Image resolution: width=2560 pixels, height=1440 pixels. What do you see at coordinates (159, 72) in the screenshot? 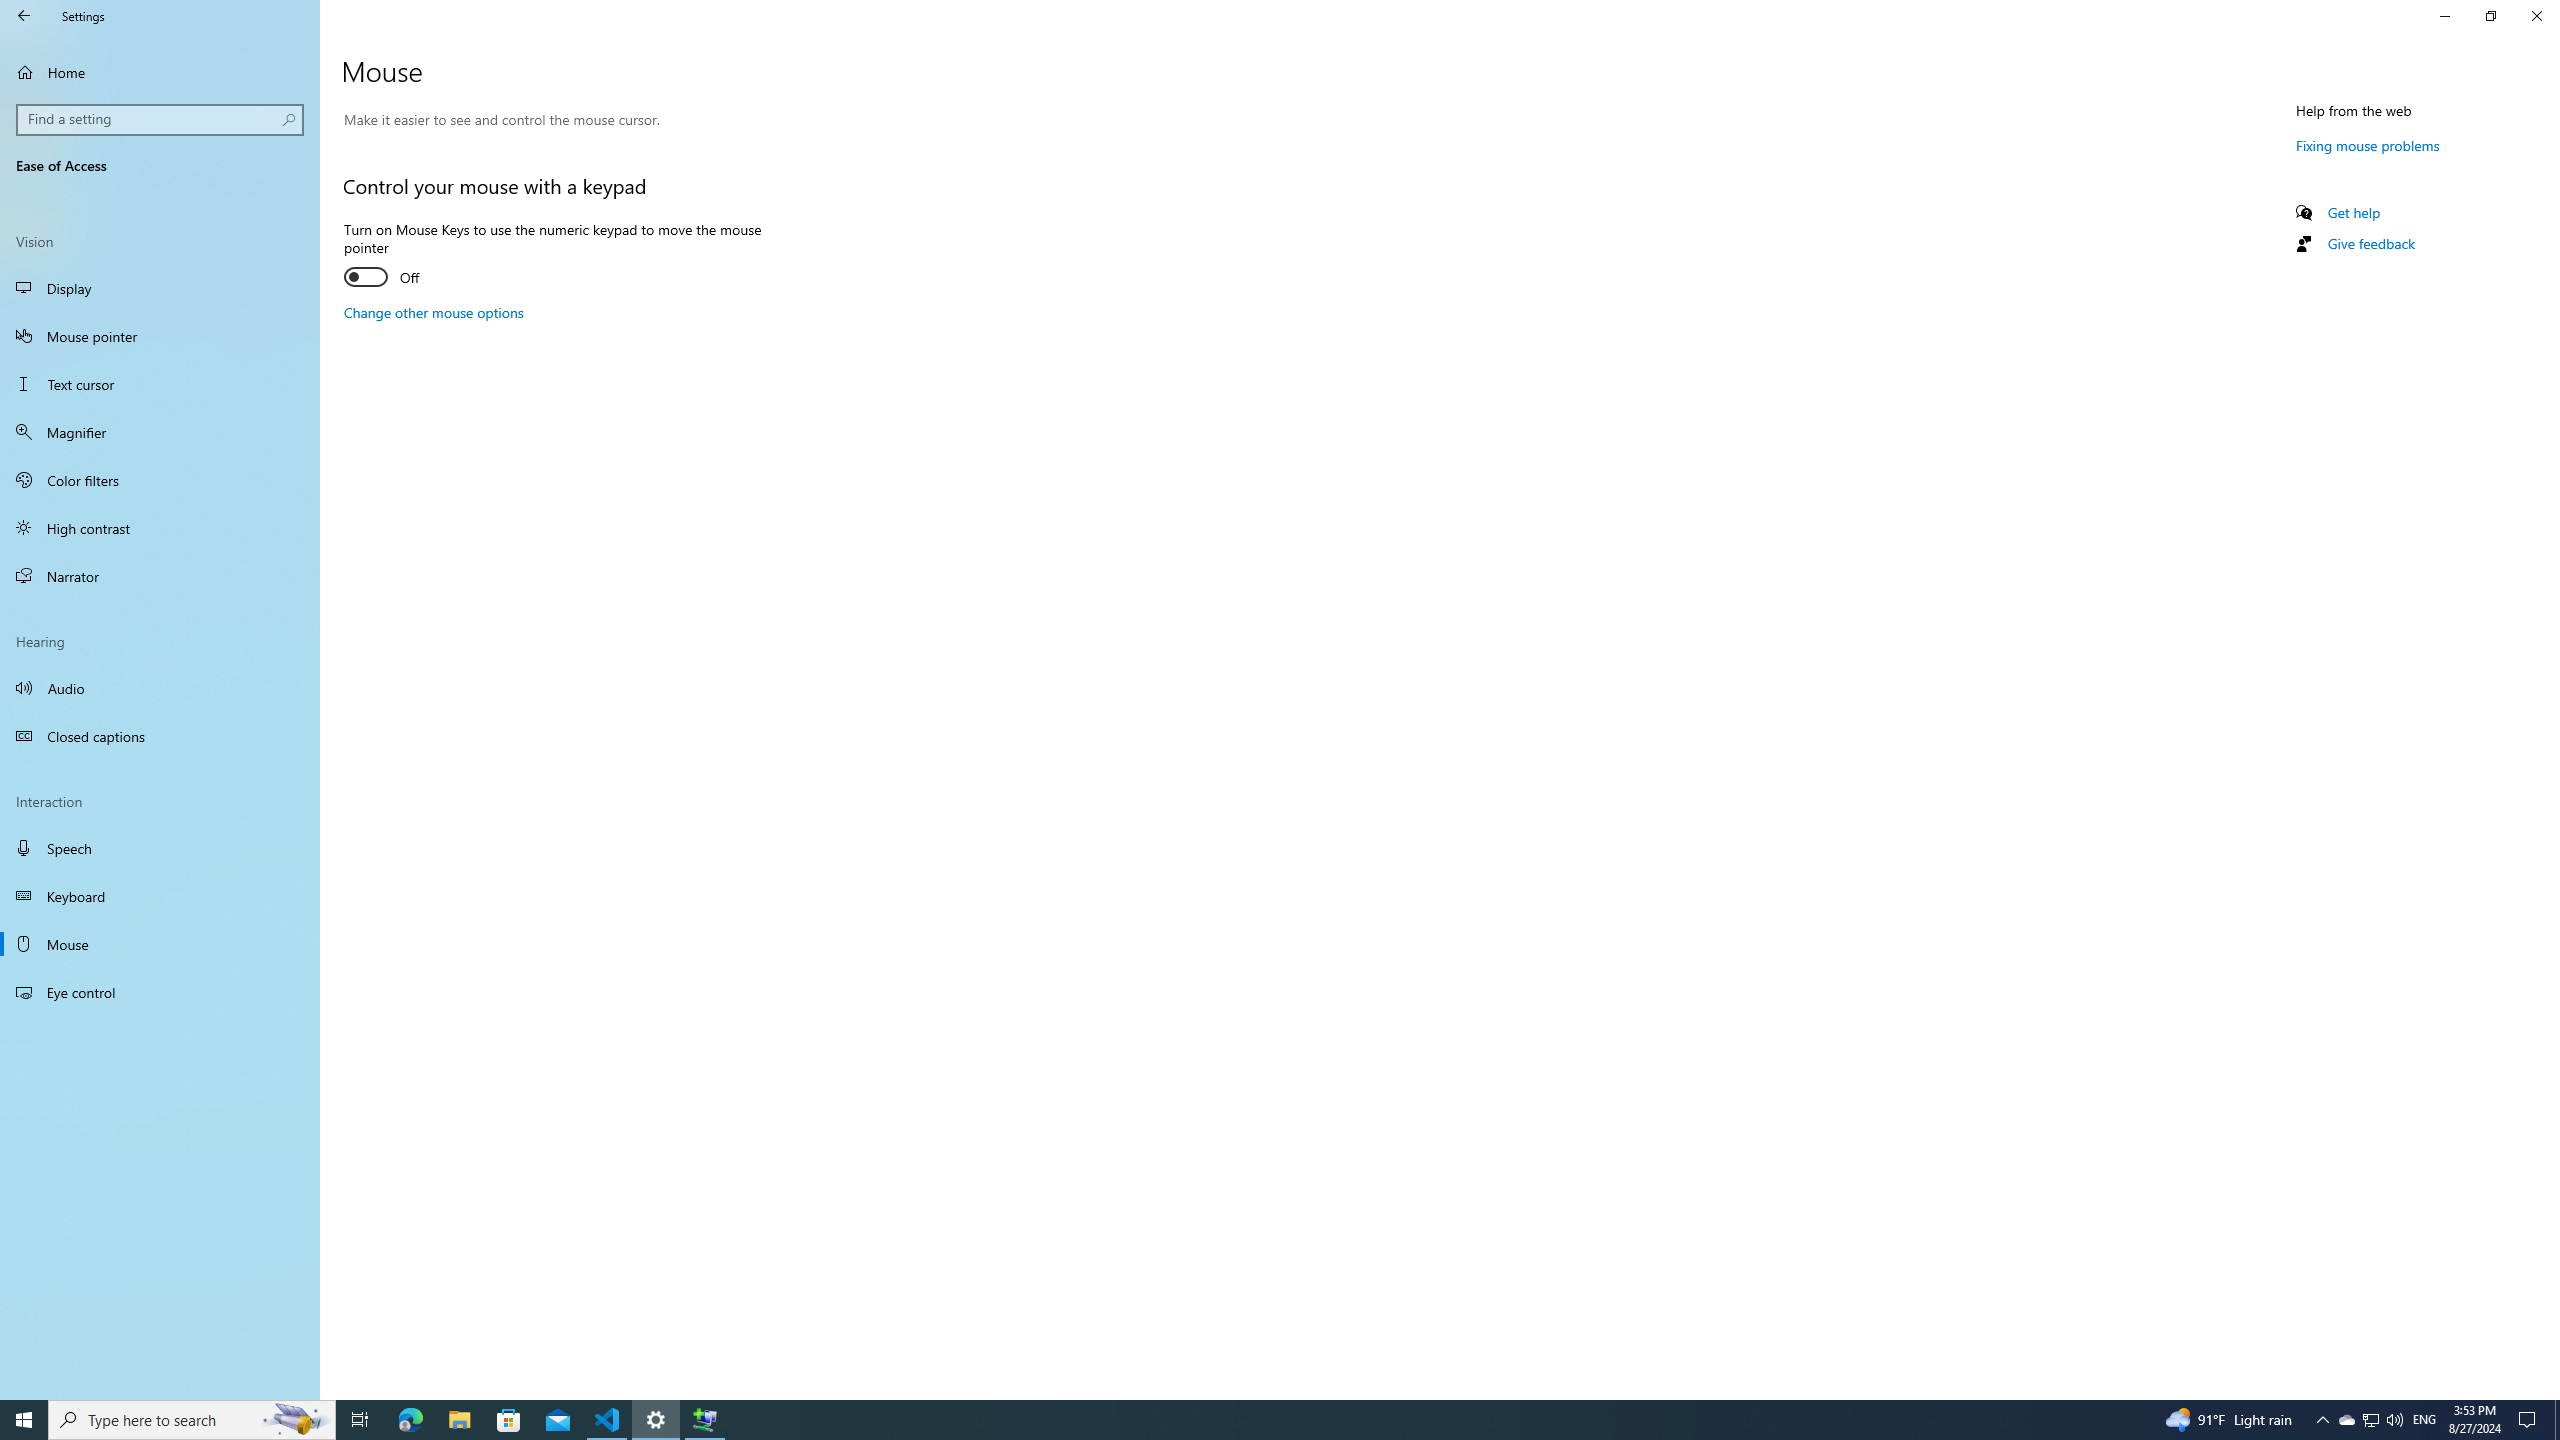
I see `'Home'` at bounding box center [159, 72].